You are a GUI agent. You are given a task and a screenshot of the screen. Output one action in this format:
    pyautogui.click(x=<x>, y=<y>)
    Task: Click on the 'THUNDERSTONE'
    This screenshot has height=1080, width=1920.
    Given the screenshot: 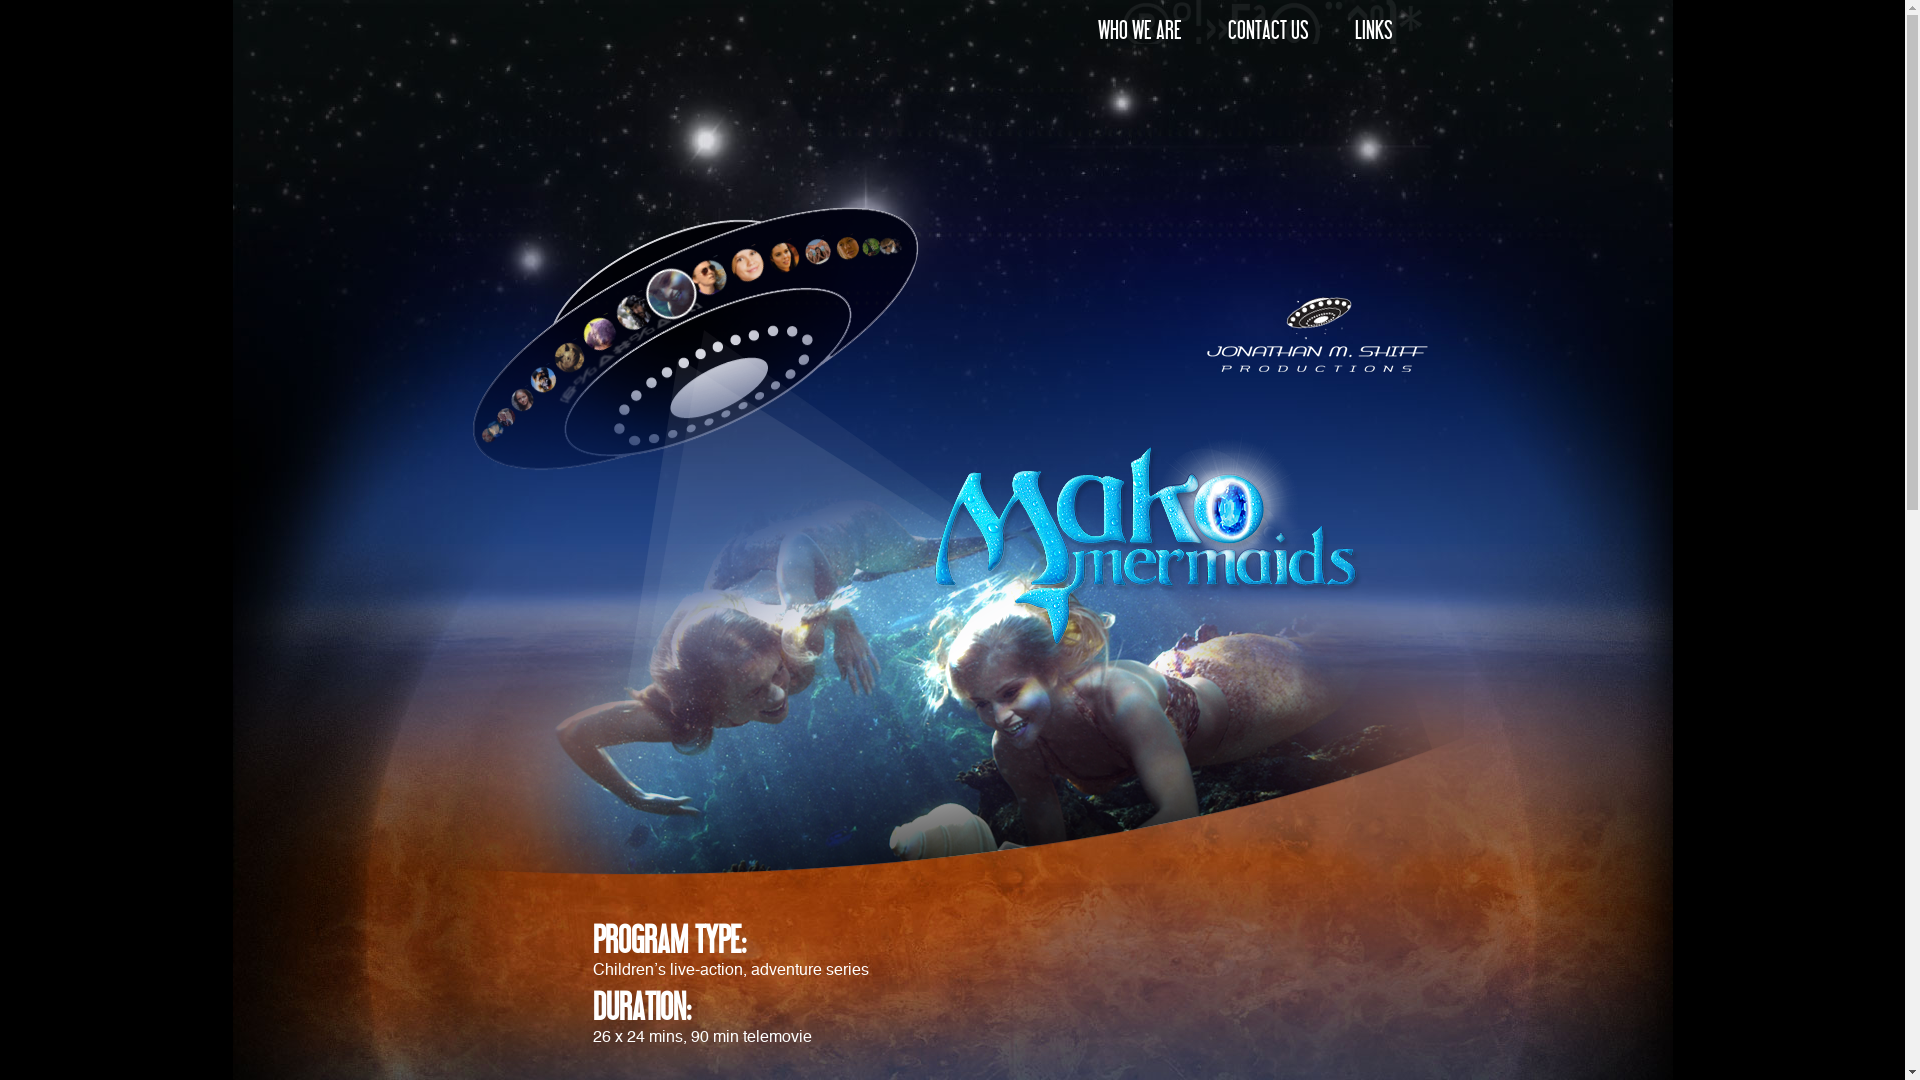 What is the action you would take?
    pyautogui.click(x=503, y=419)
    